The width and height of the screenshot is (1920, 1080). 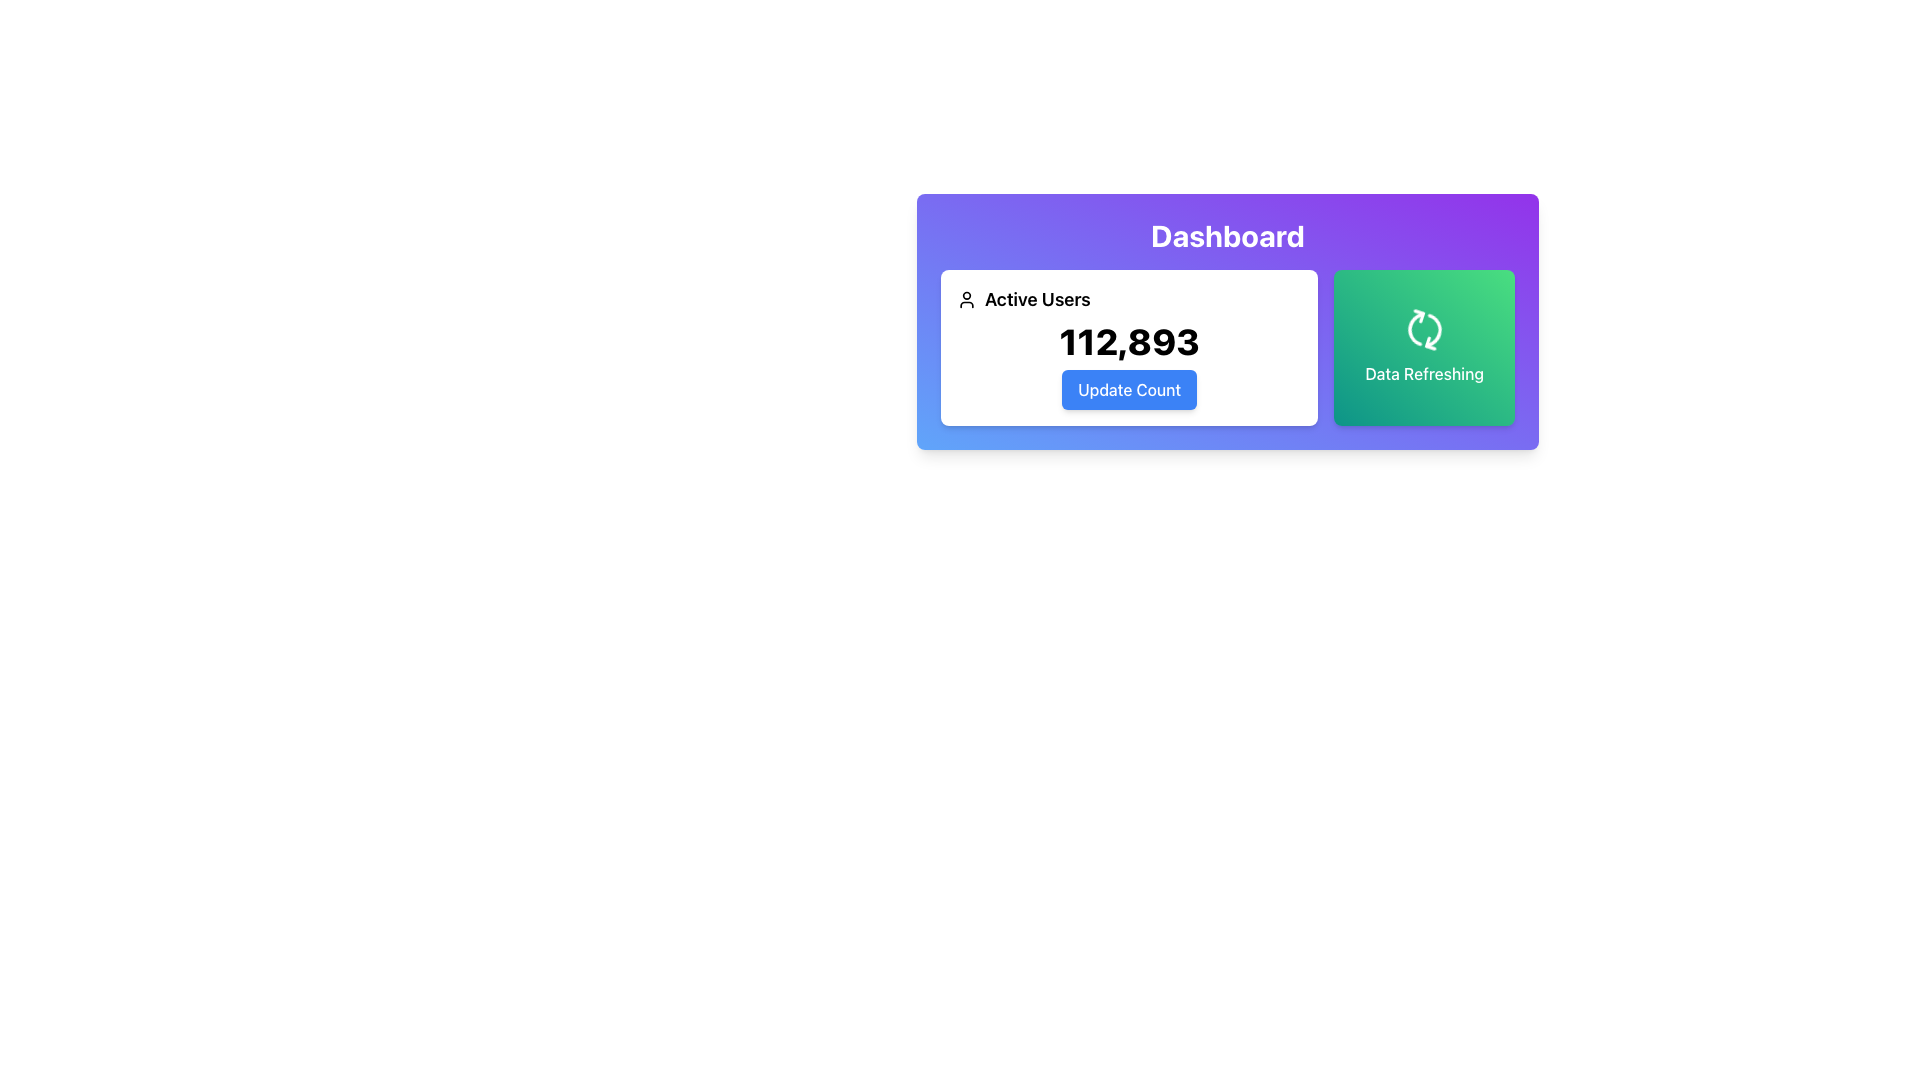 I want to click on the Text Label that describes the functionality of the refresh icon located in the bottom right portion of the card-style block, so click(x=1423, y=374).